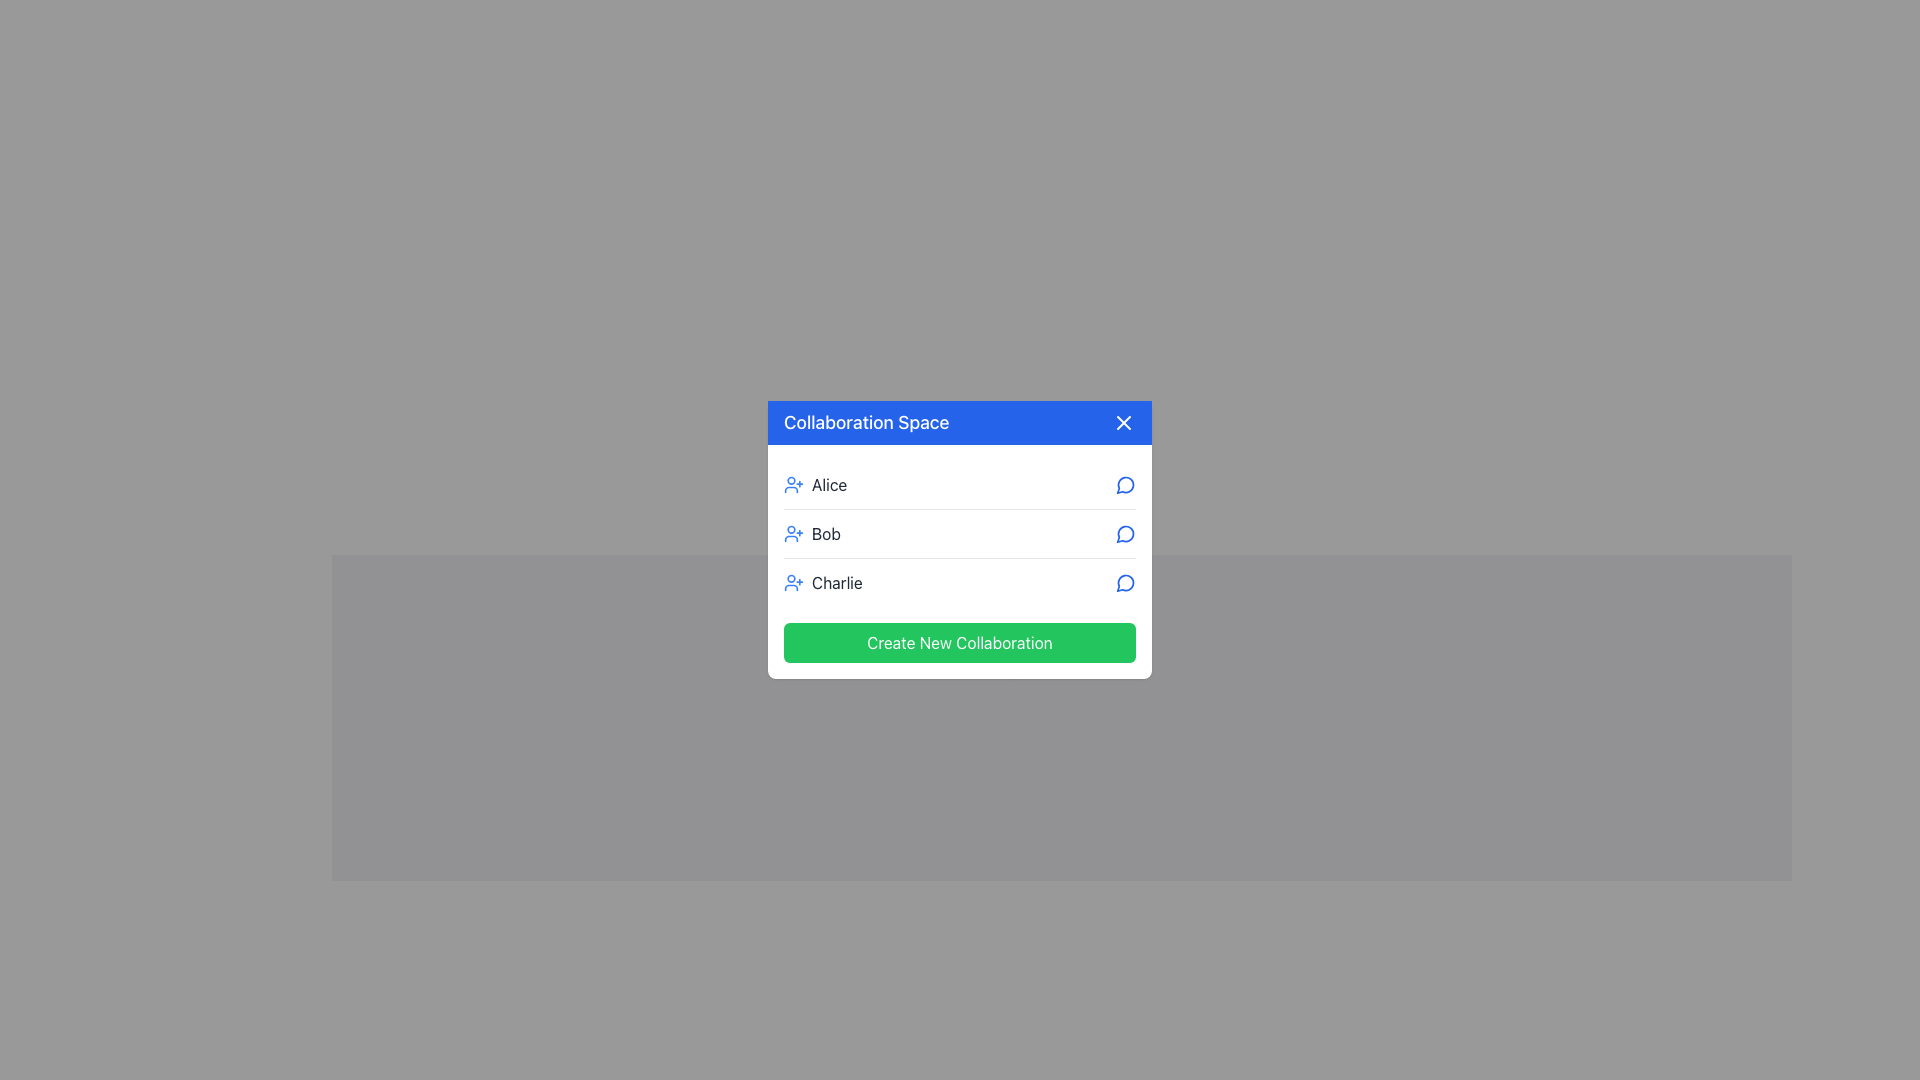 The height and width of the screenshot is (1080, 1920). What do you see at coordinates (960, 562) in the screenshot?
I see `the second list item ('Bob') within the 'Collaboration Space' card` at bounding box center [960, 562].